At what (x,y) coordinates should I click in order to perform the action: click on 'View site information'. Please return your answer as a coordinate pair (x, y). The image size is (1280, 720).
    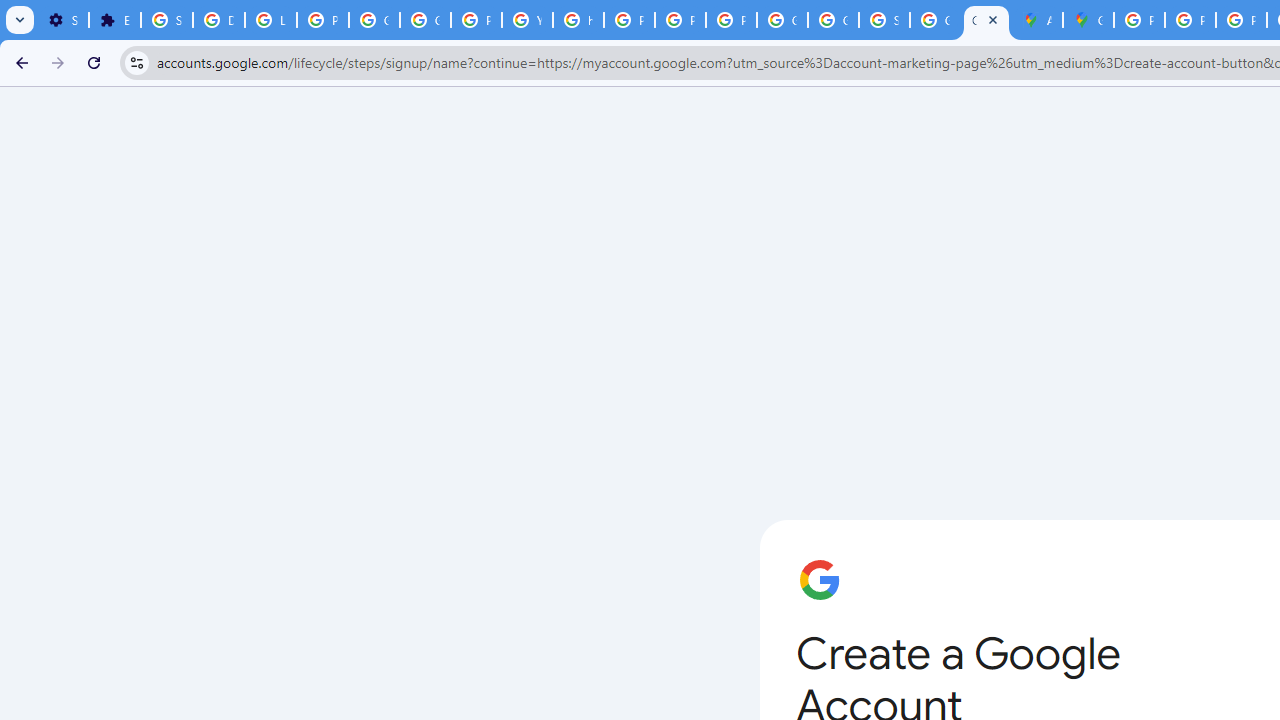
    Looking at the image, I should click on (135, 61).